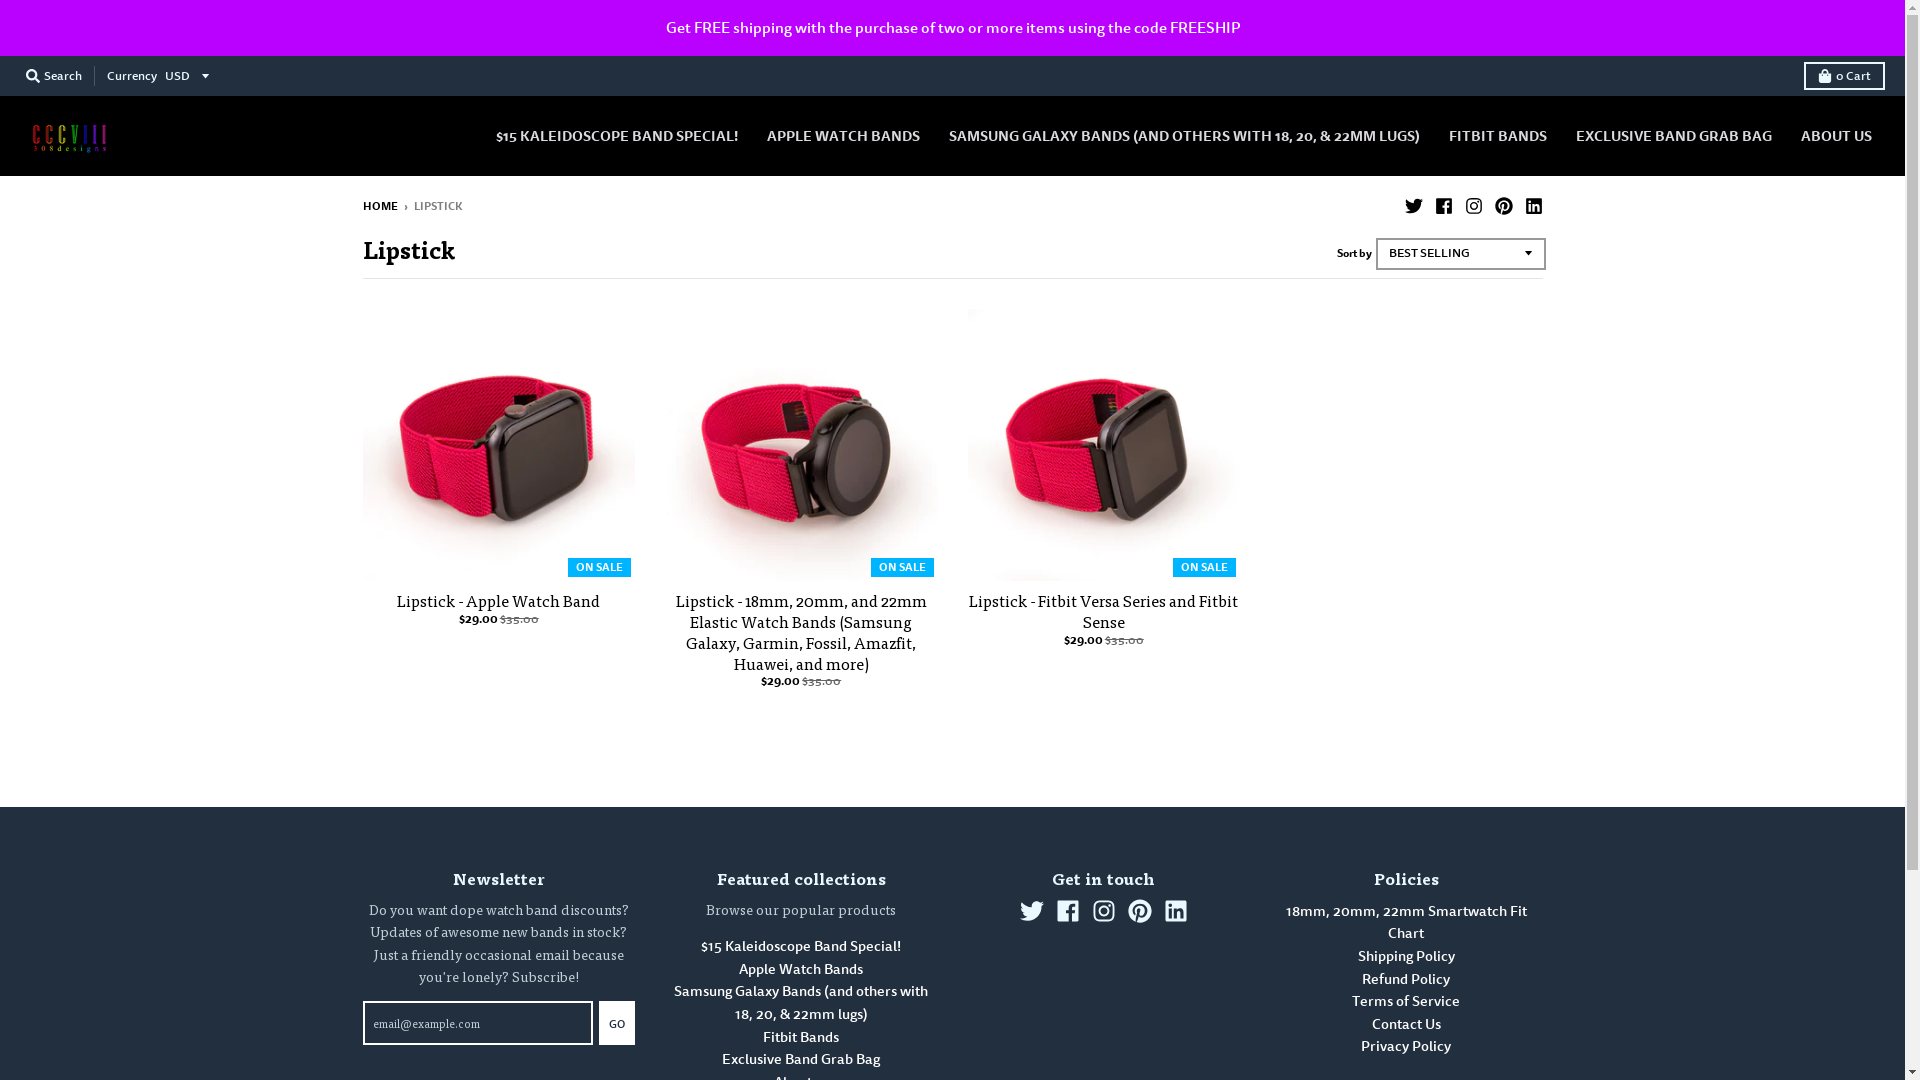 The width and height of the screenshot is (1920, 1080). I want to click on 'Fitbit Bands', so click(762, 1036).